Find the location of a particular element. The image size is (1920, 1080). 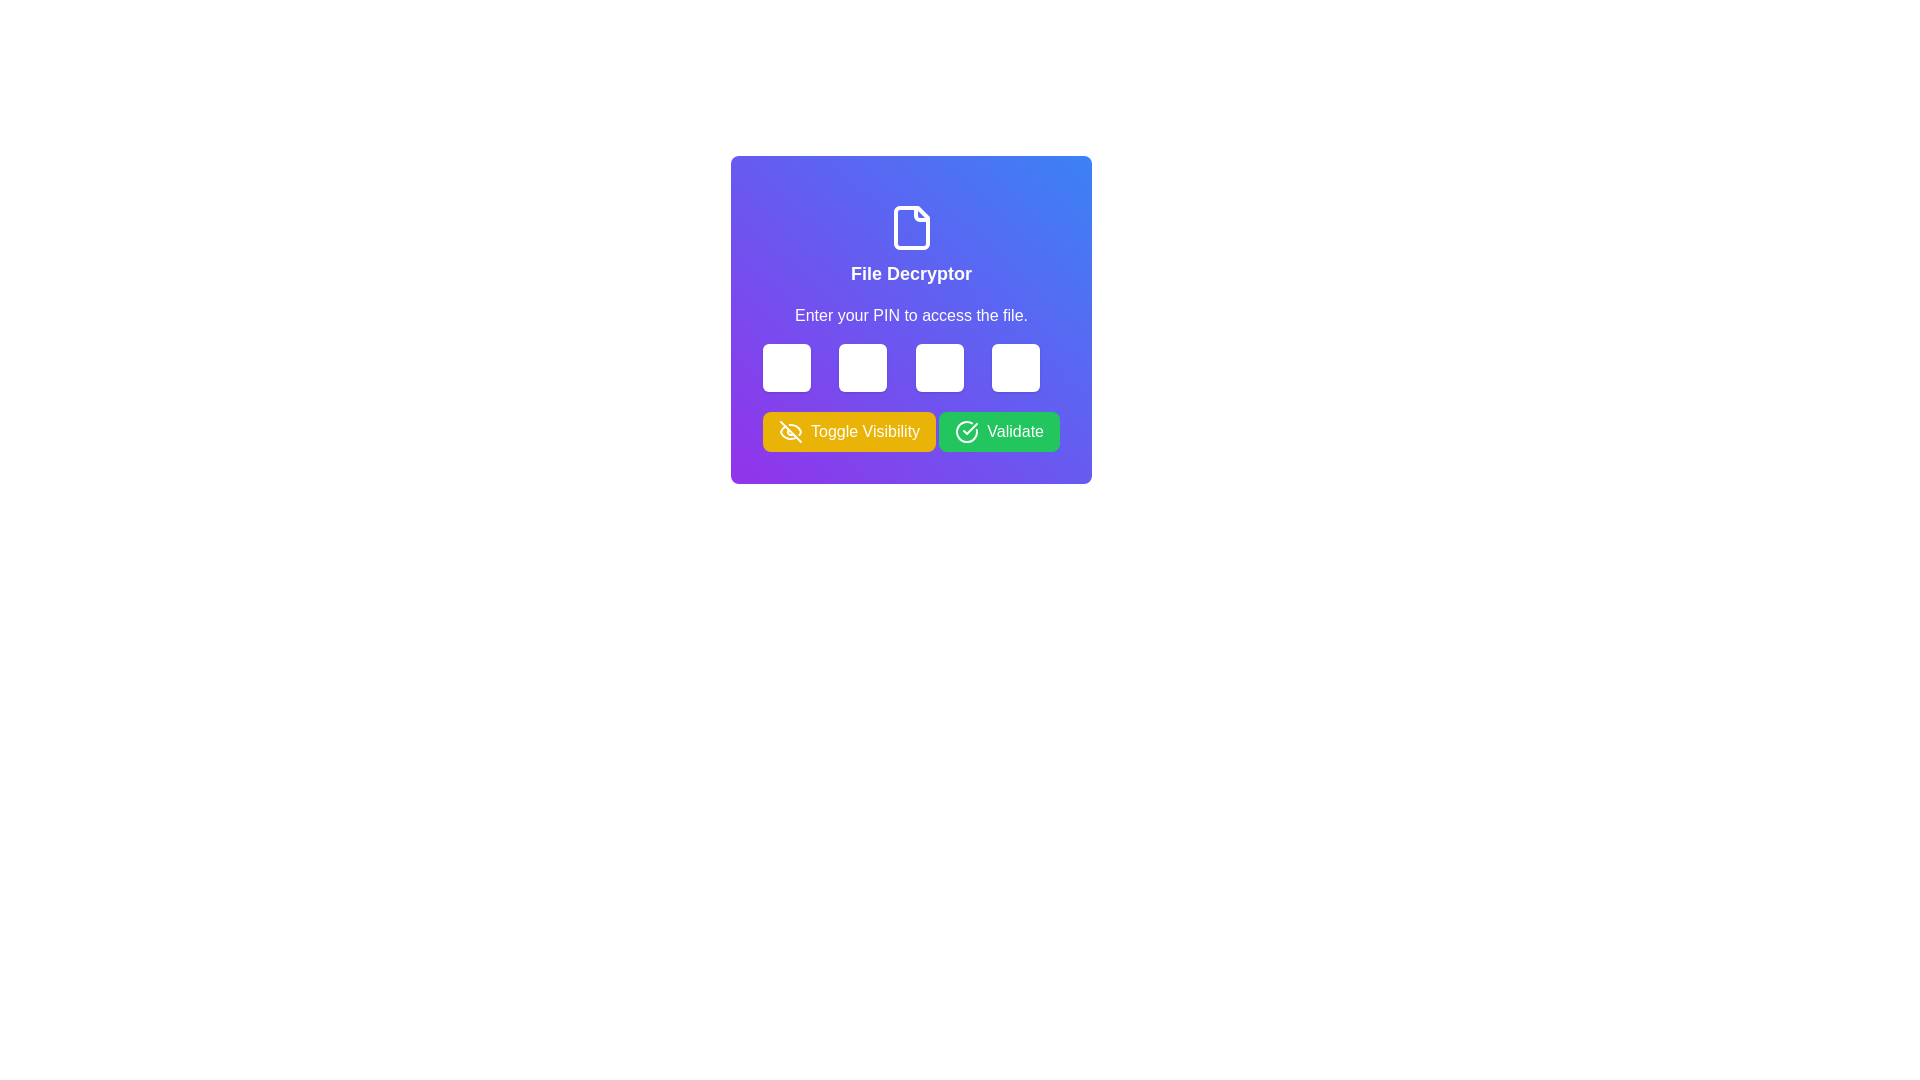

the Header with Icon that features a document icon and the title 'File Decryptor' on a blue gradient background is located at coordinates (910, 245).